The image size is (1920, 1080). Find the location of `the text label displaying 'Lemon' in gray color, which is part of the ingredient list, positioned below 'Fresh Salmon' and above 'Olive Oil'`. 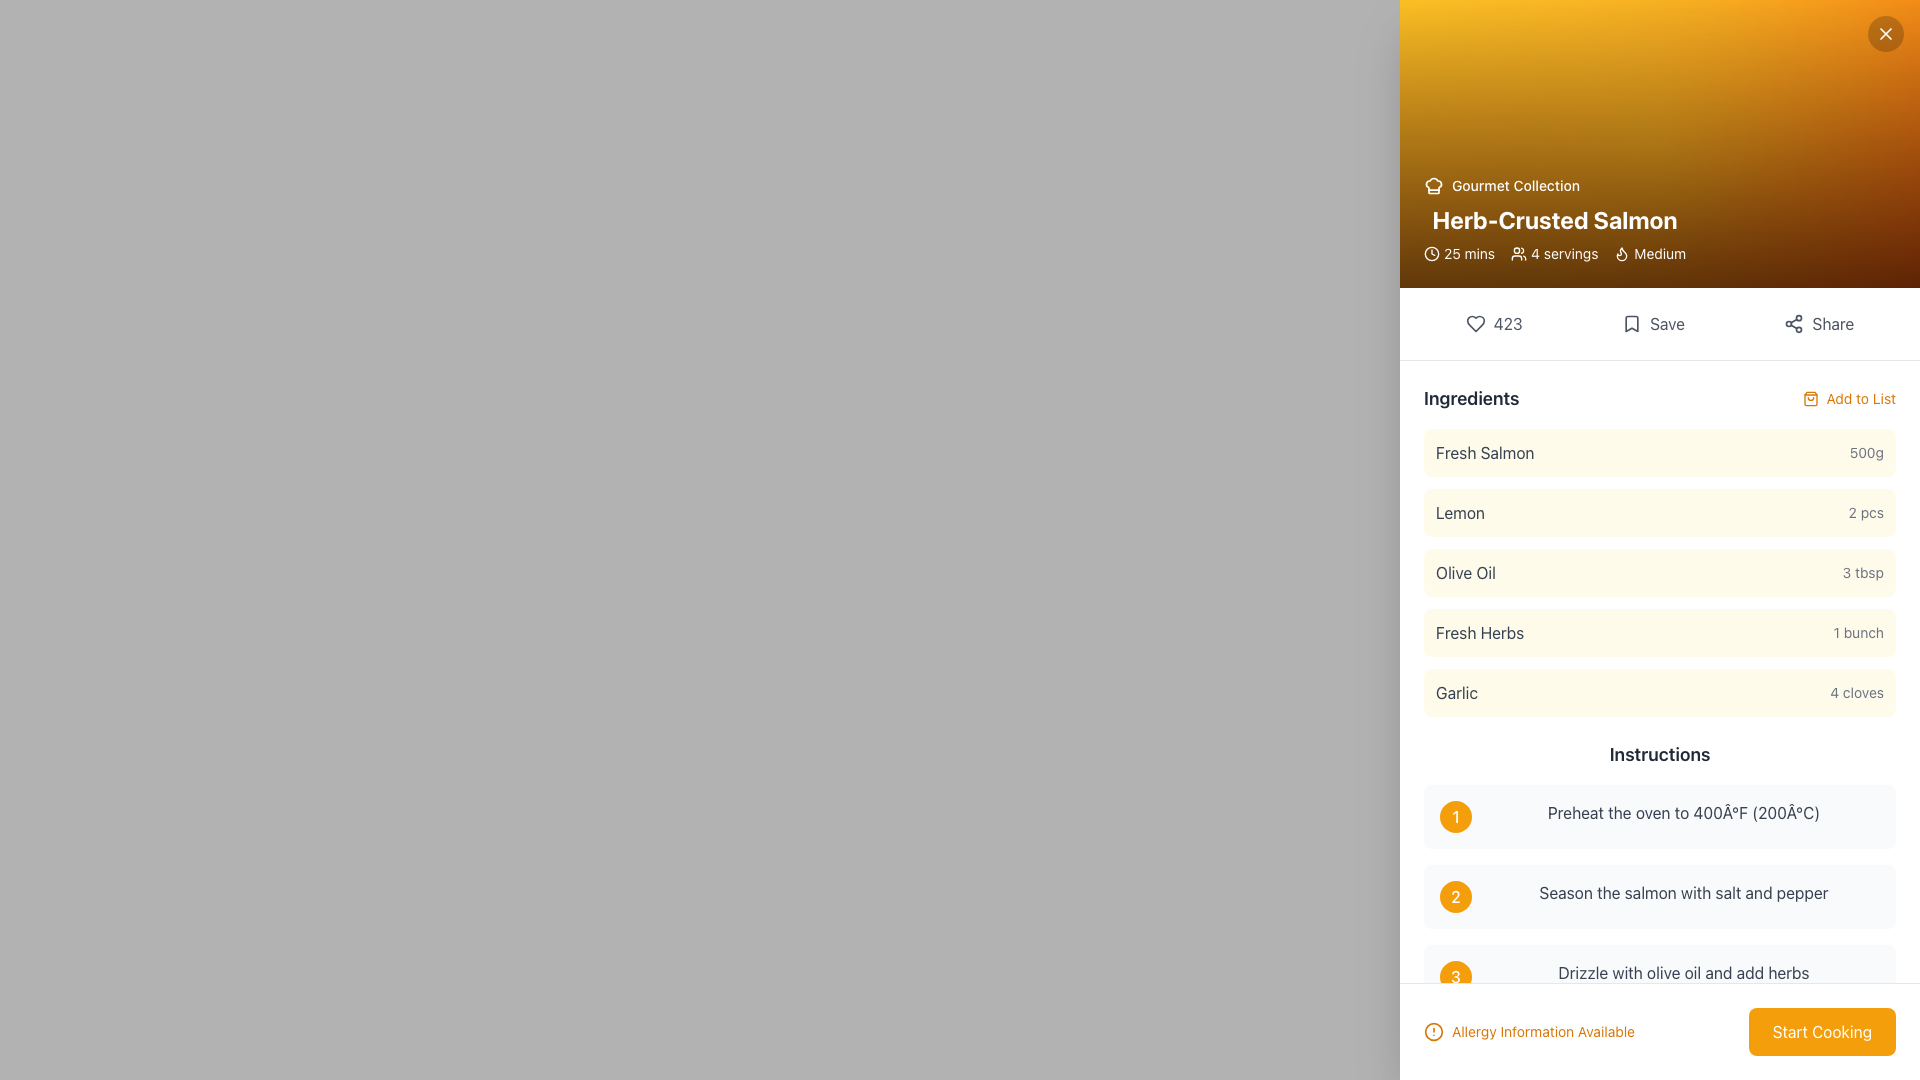

the text label displaying 'Lemon' in gray color, which is part of the ingredient list, positioned below 'Fresh Salmon' and above 'Olive Oil' is located at coordinates (1460, 512).